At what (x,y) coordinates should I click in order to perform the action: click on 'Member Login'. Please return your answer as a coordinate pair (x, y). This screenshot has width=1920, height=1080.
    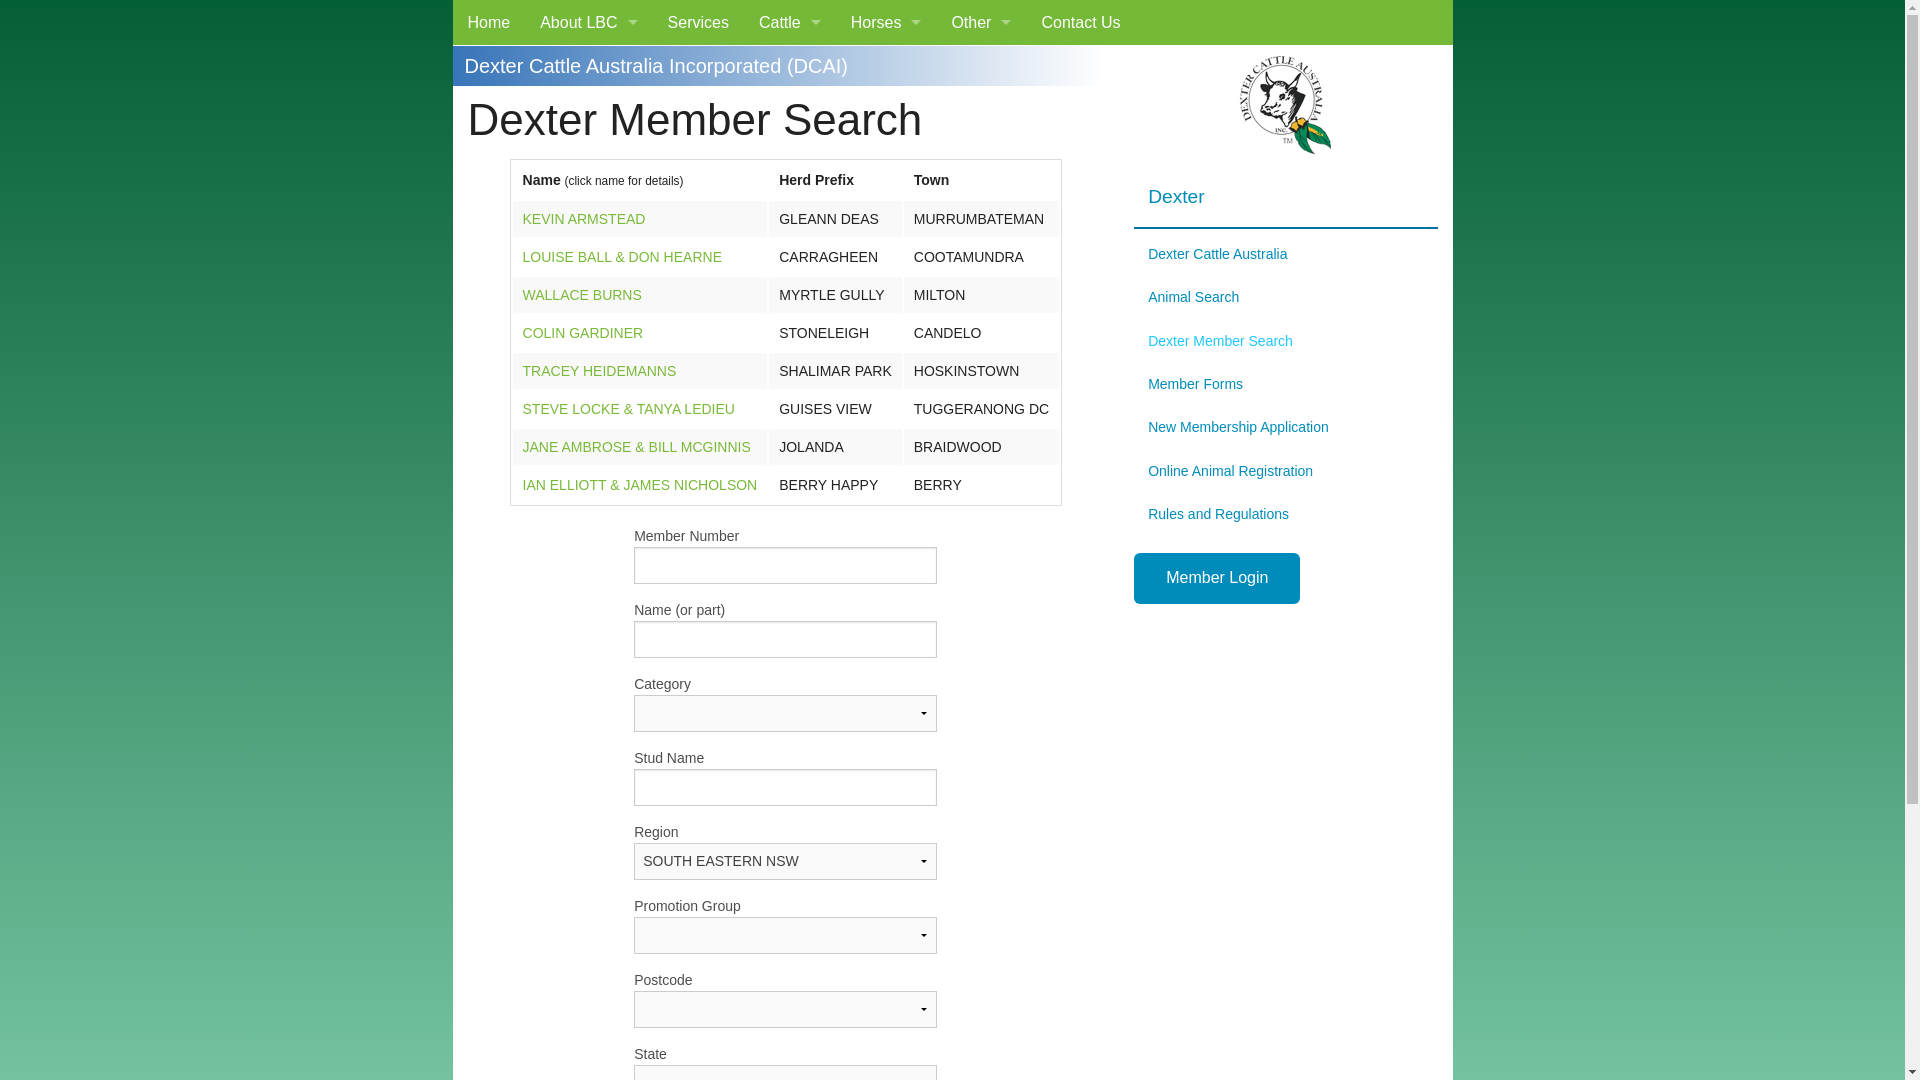
    Looking at the image, I should click on (1216, 578).